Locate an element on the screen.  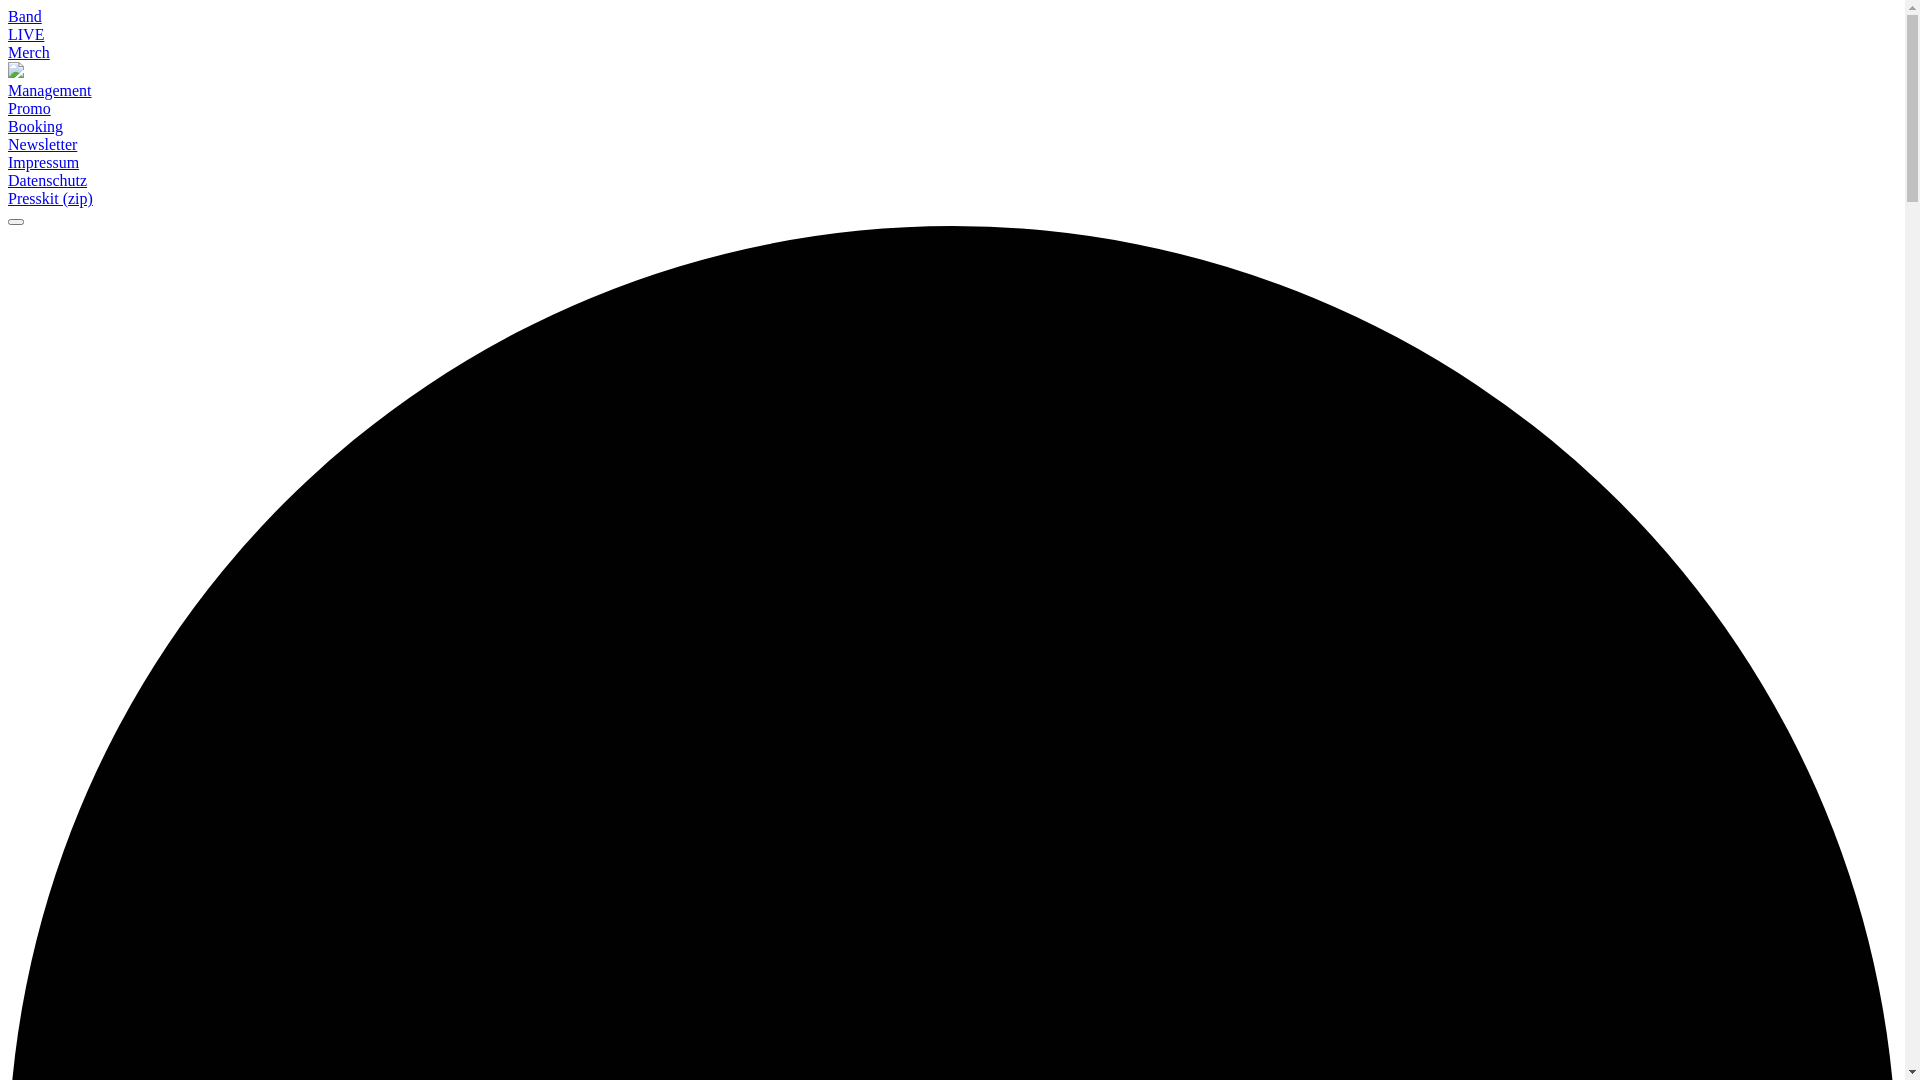
'Impressum' is located at coordinates (43, 161).